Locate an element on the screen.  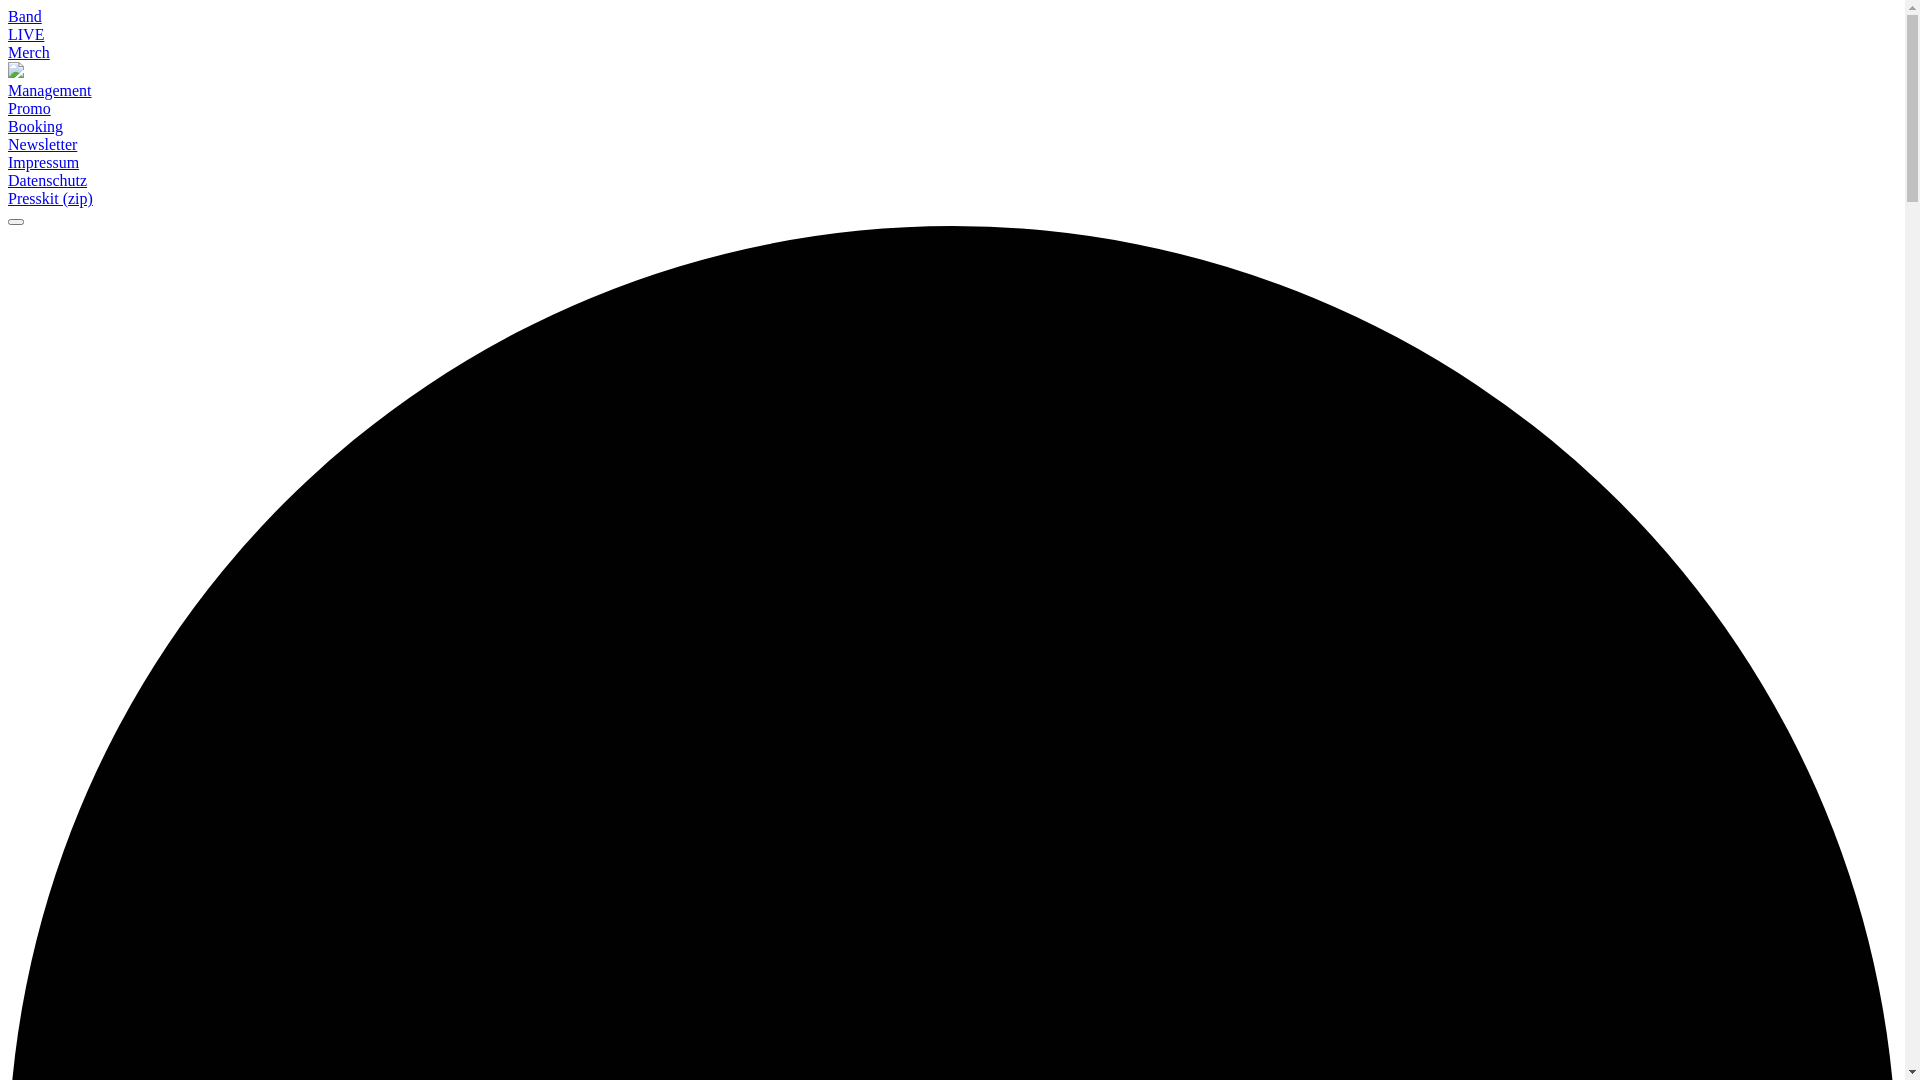
'Impressum' is located at coordinates (43, 161).